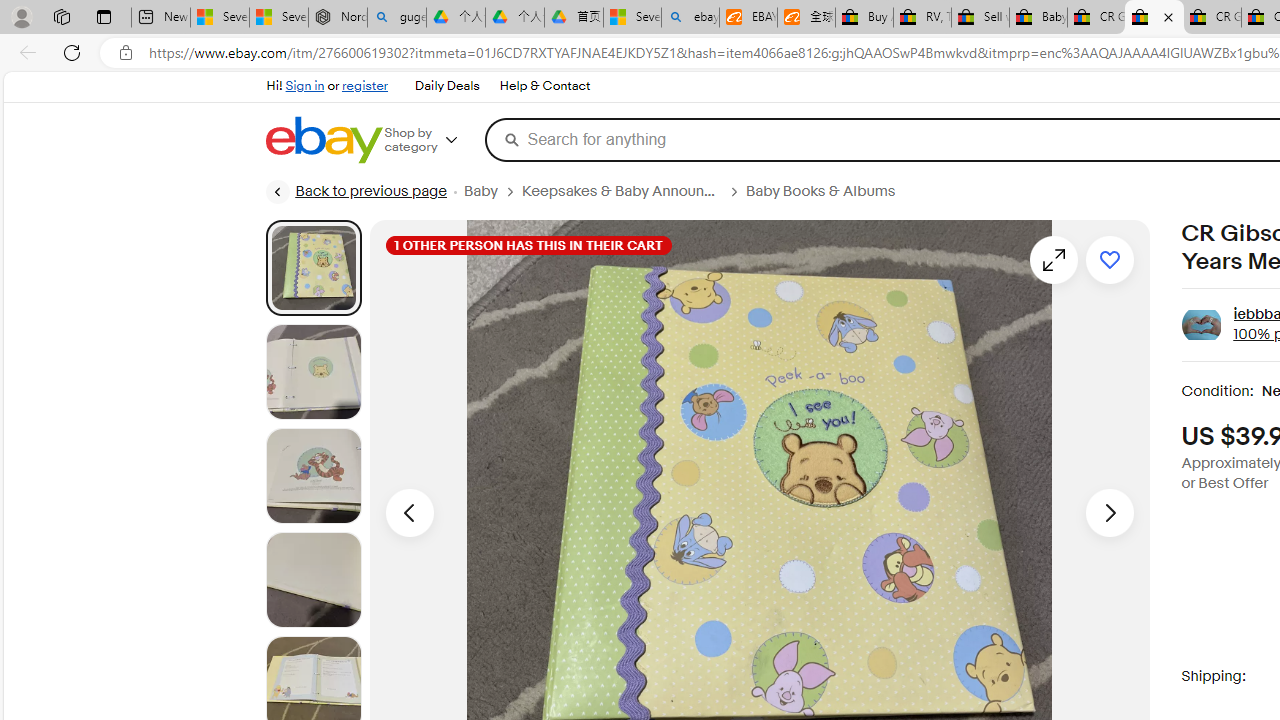 The image size is (1280, 720). I want to click on 'Sign in', so click(304, 85).